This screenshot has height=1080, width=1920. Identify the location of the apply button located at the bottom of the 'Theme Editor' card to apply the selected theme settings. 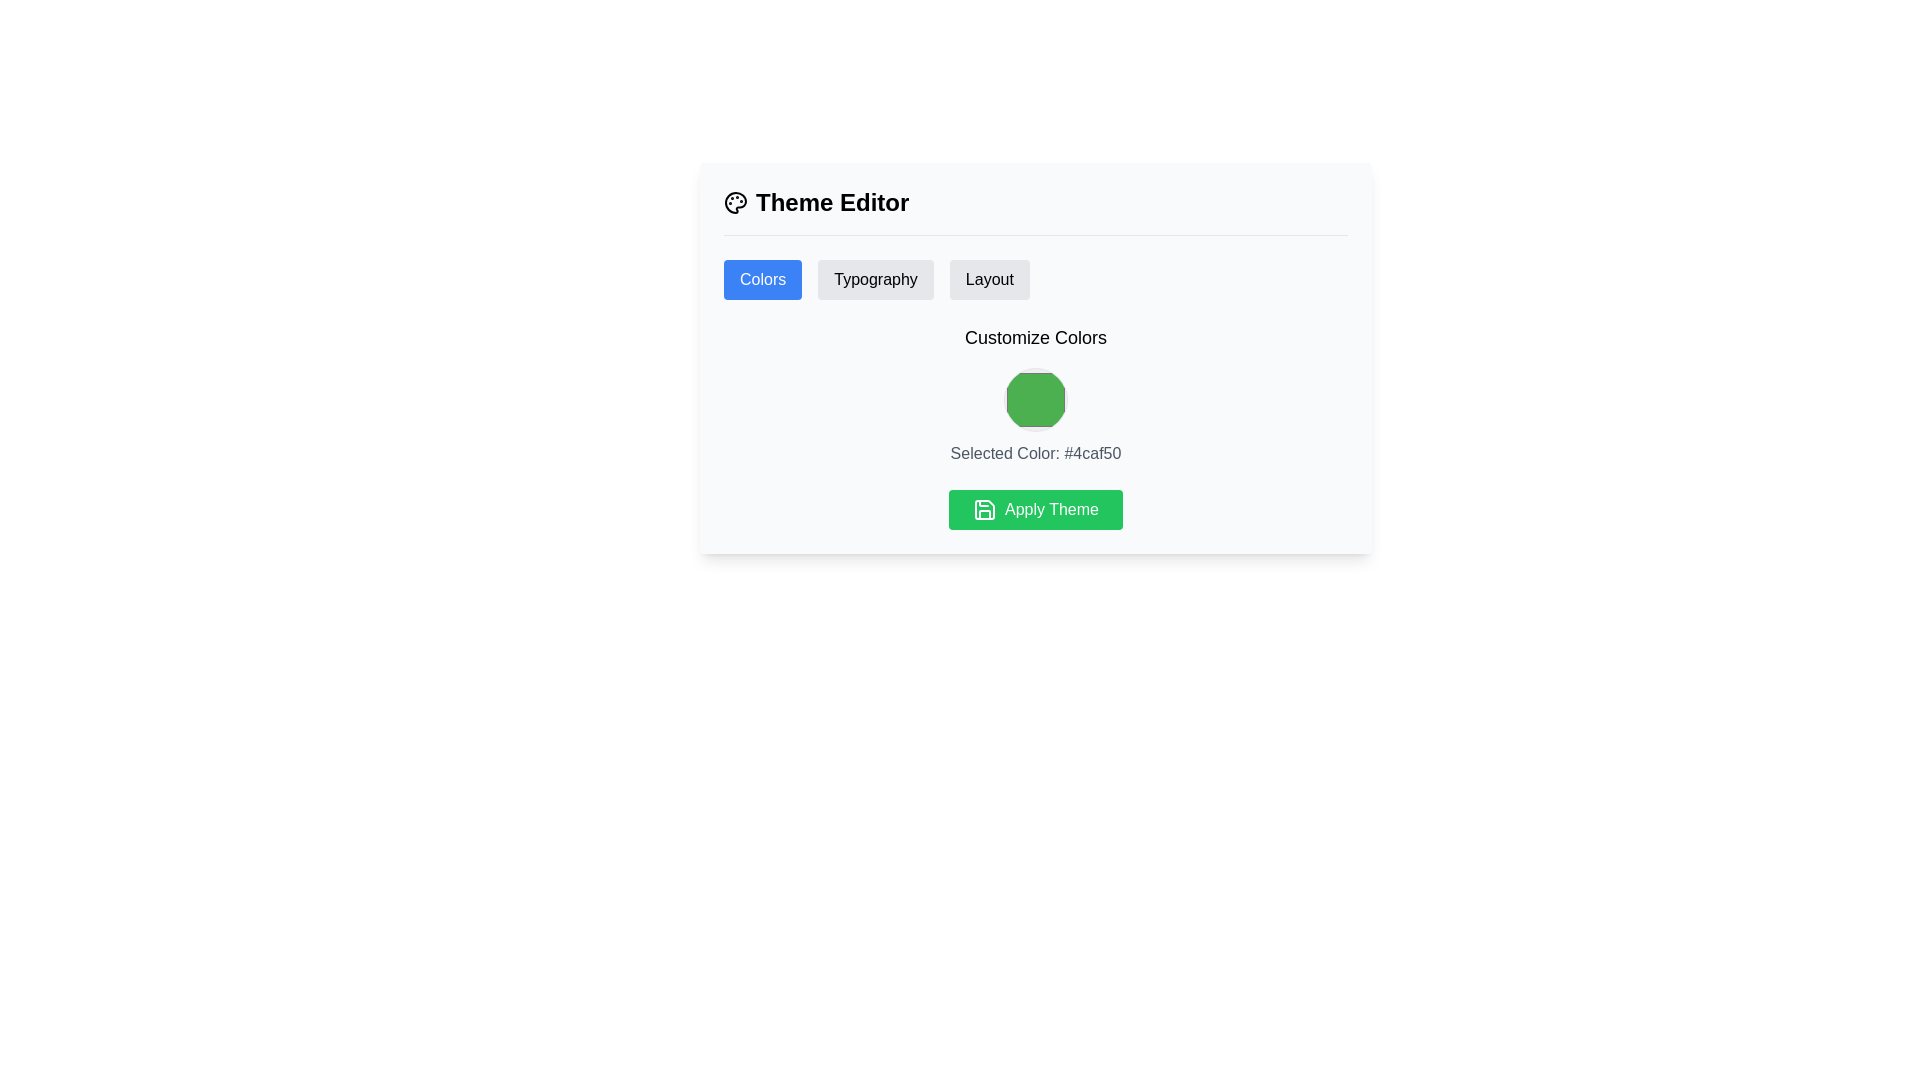
(1036, 508).